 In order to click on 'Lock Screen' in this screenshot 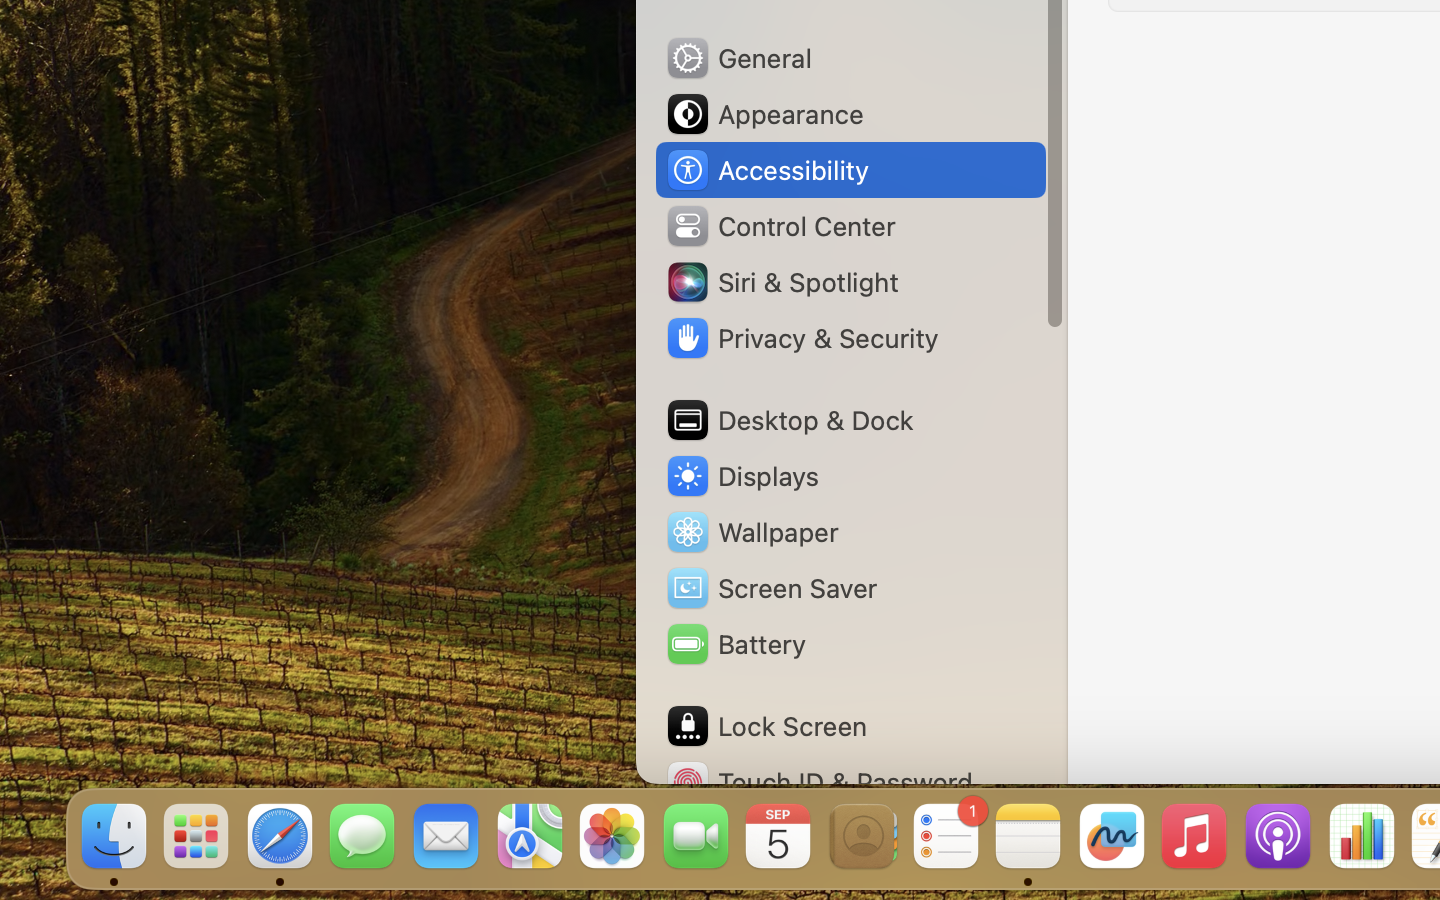, I will do `click(764, 725)`.